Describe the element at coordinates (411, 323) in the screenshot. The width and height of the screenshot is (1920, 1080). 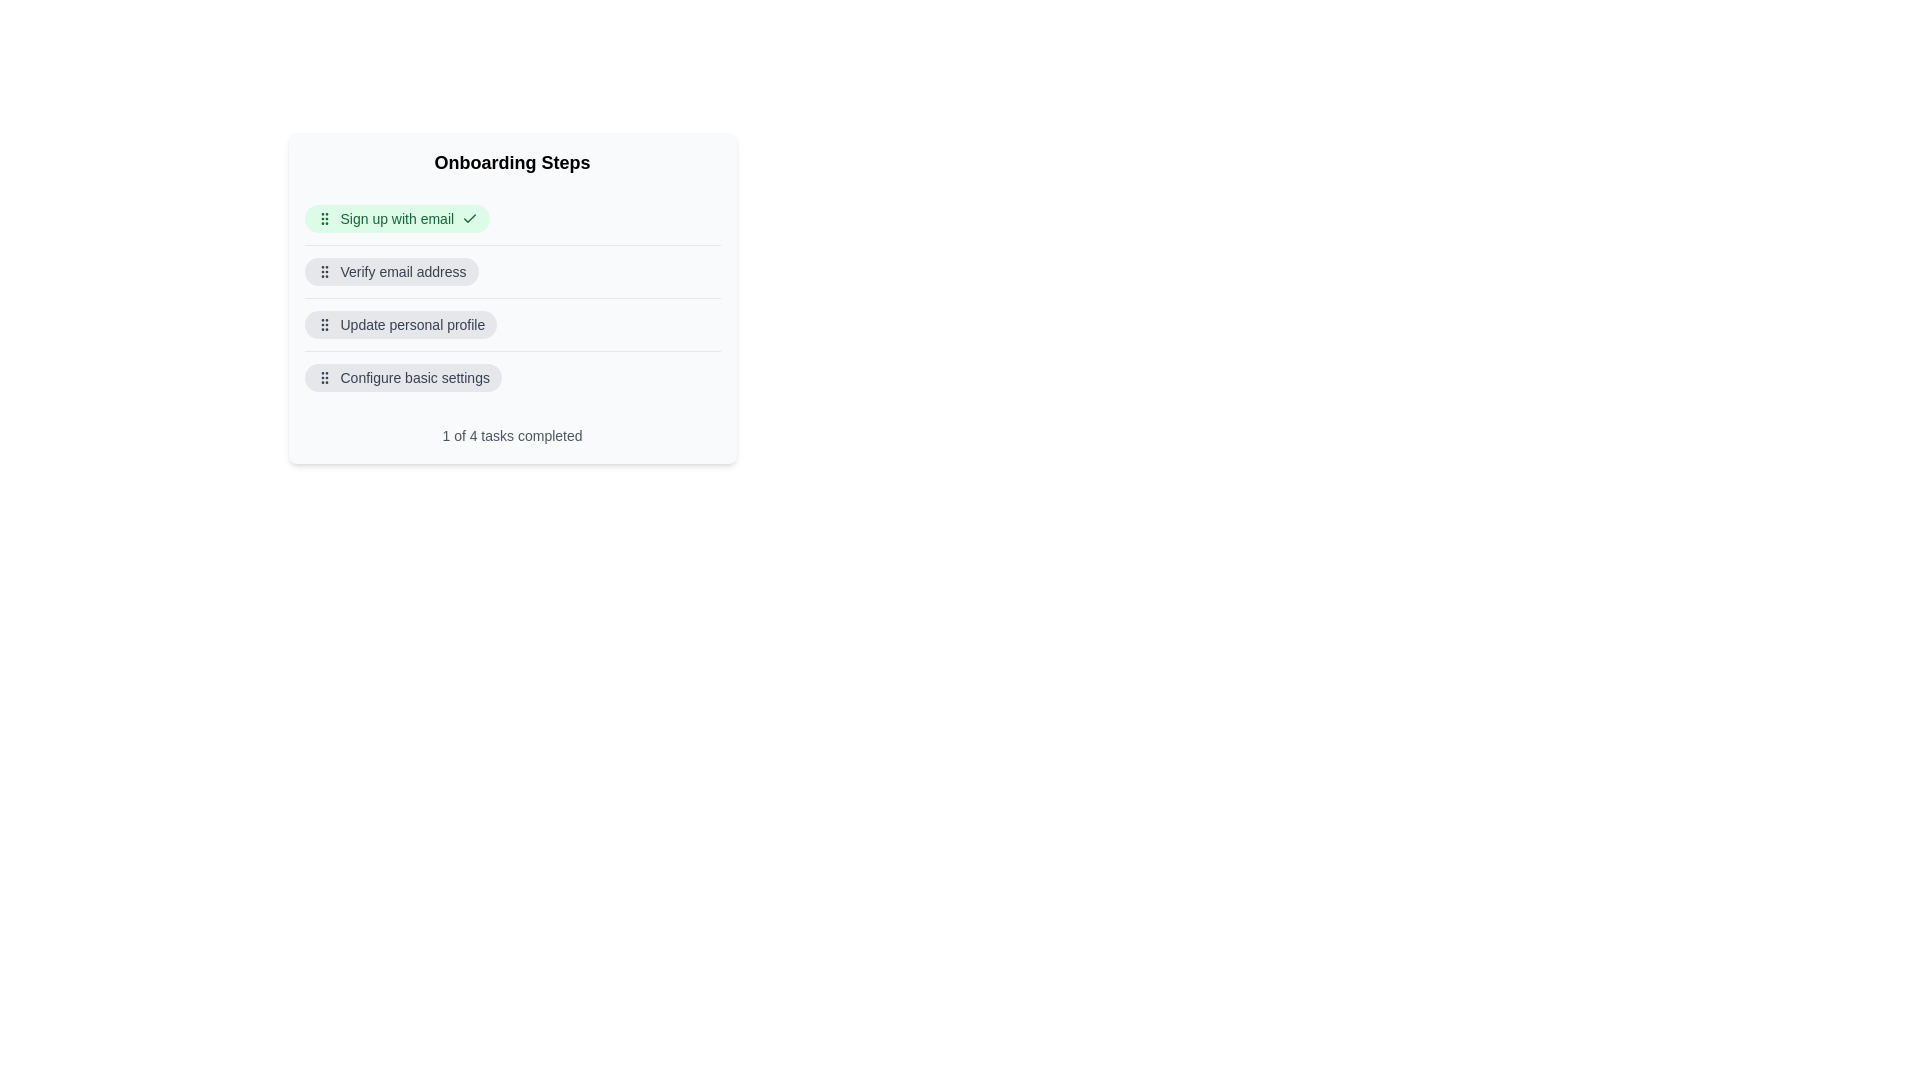
I see `the text label that says 'Update personal profile', which is the third item in the onboarding steps list` at that location.